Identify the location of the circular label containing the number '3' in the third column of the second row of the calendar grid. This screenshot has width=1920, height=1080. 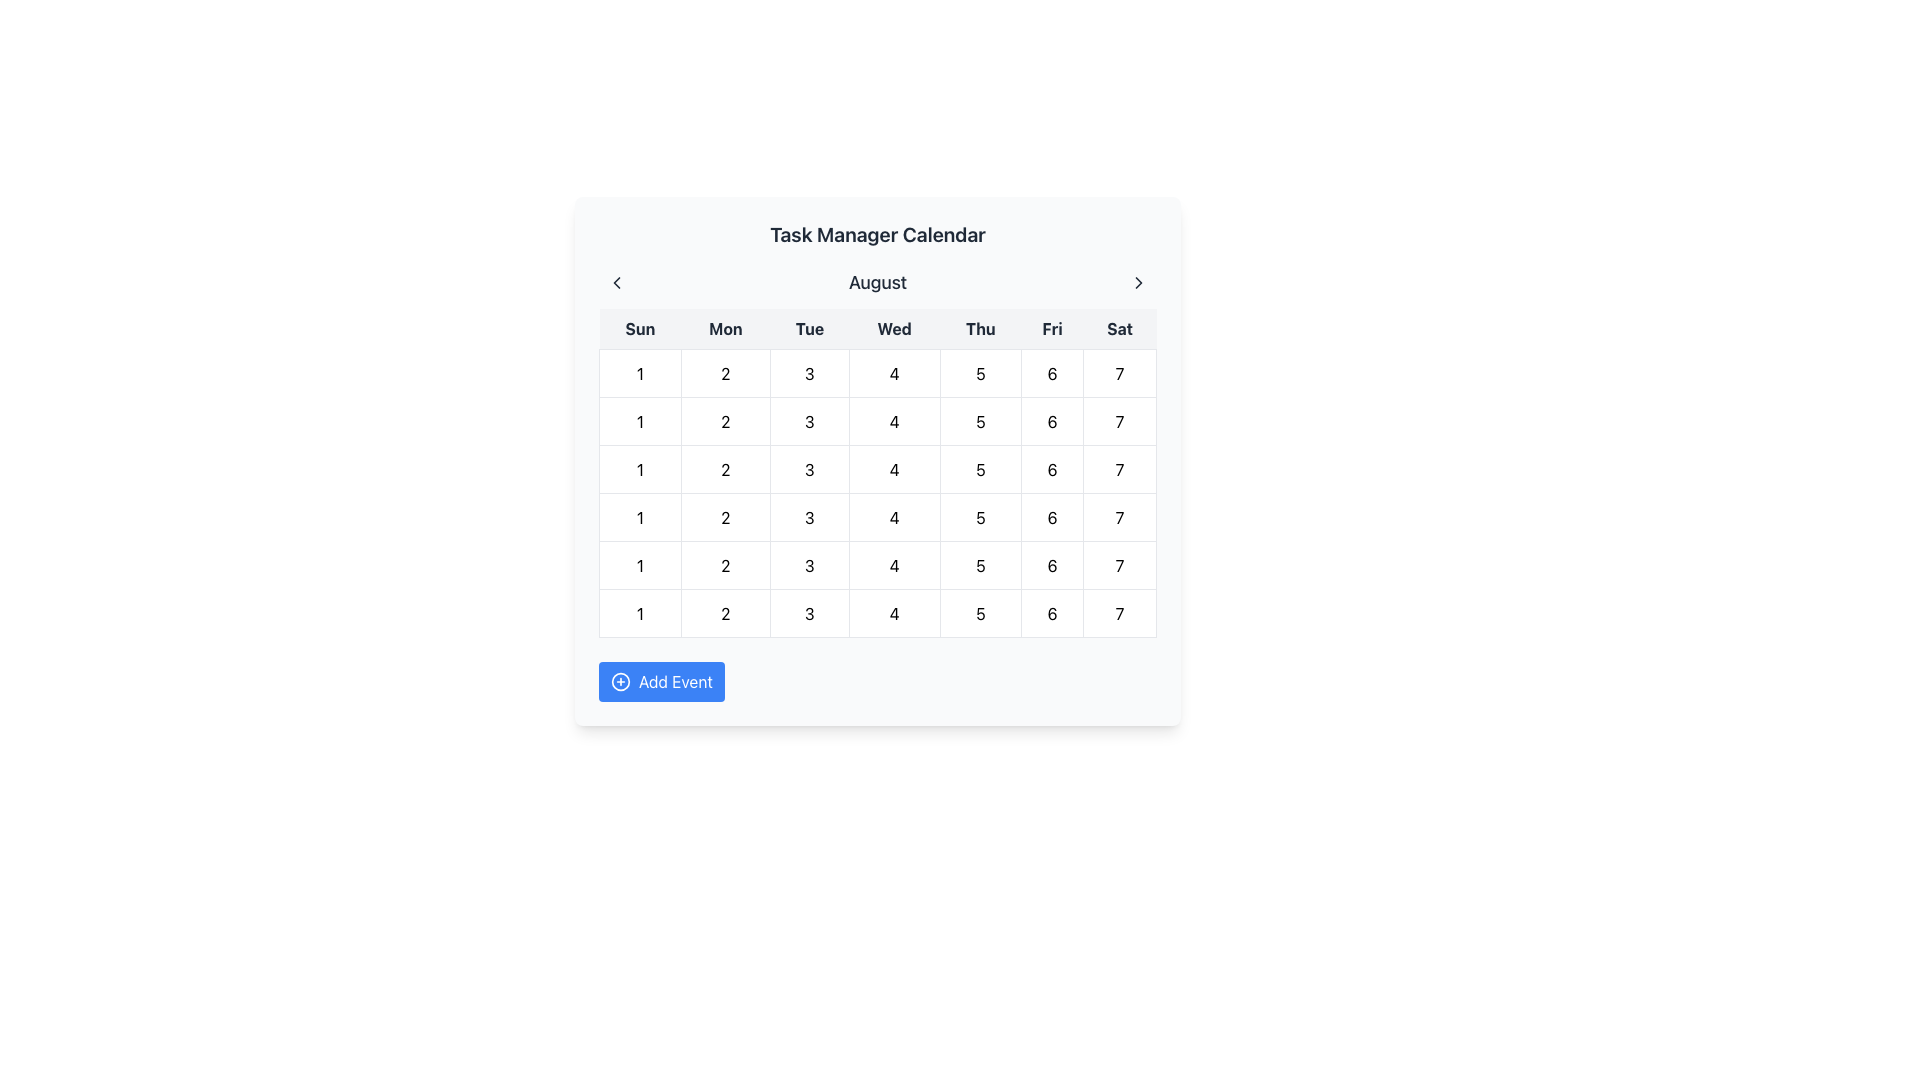
(809, 420).